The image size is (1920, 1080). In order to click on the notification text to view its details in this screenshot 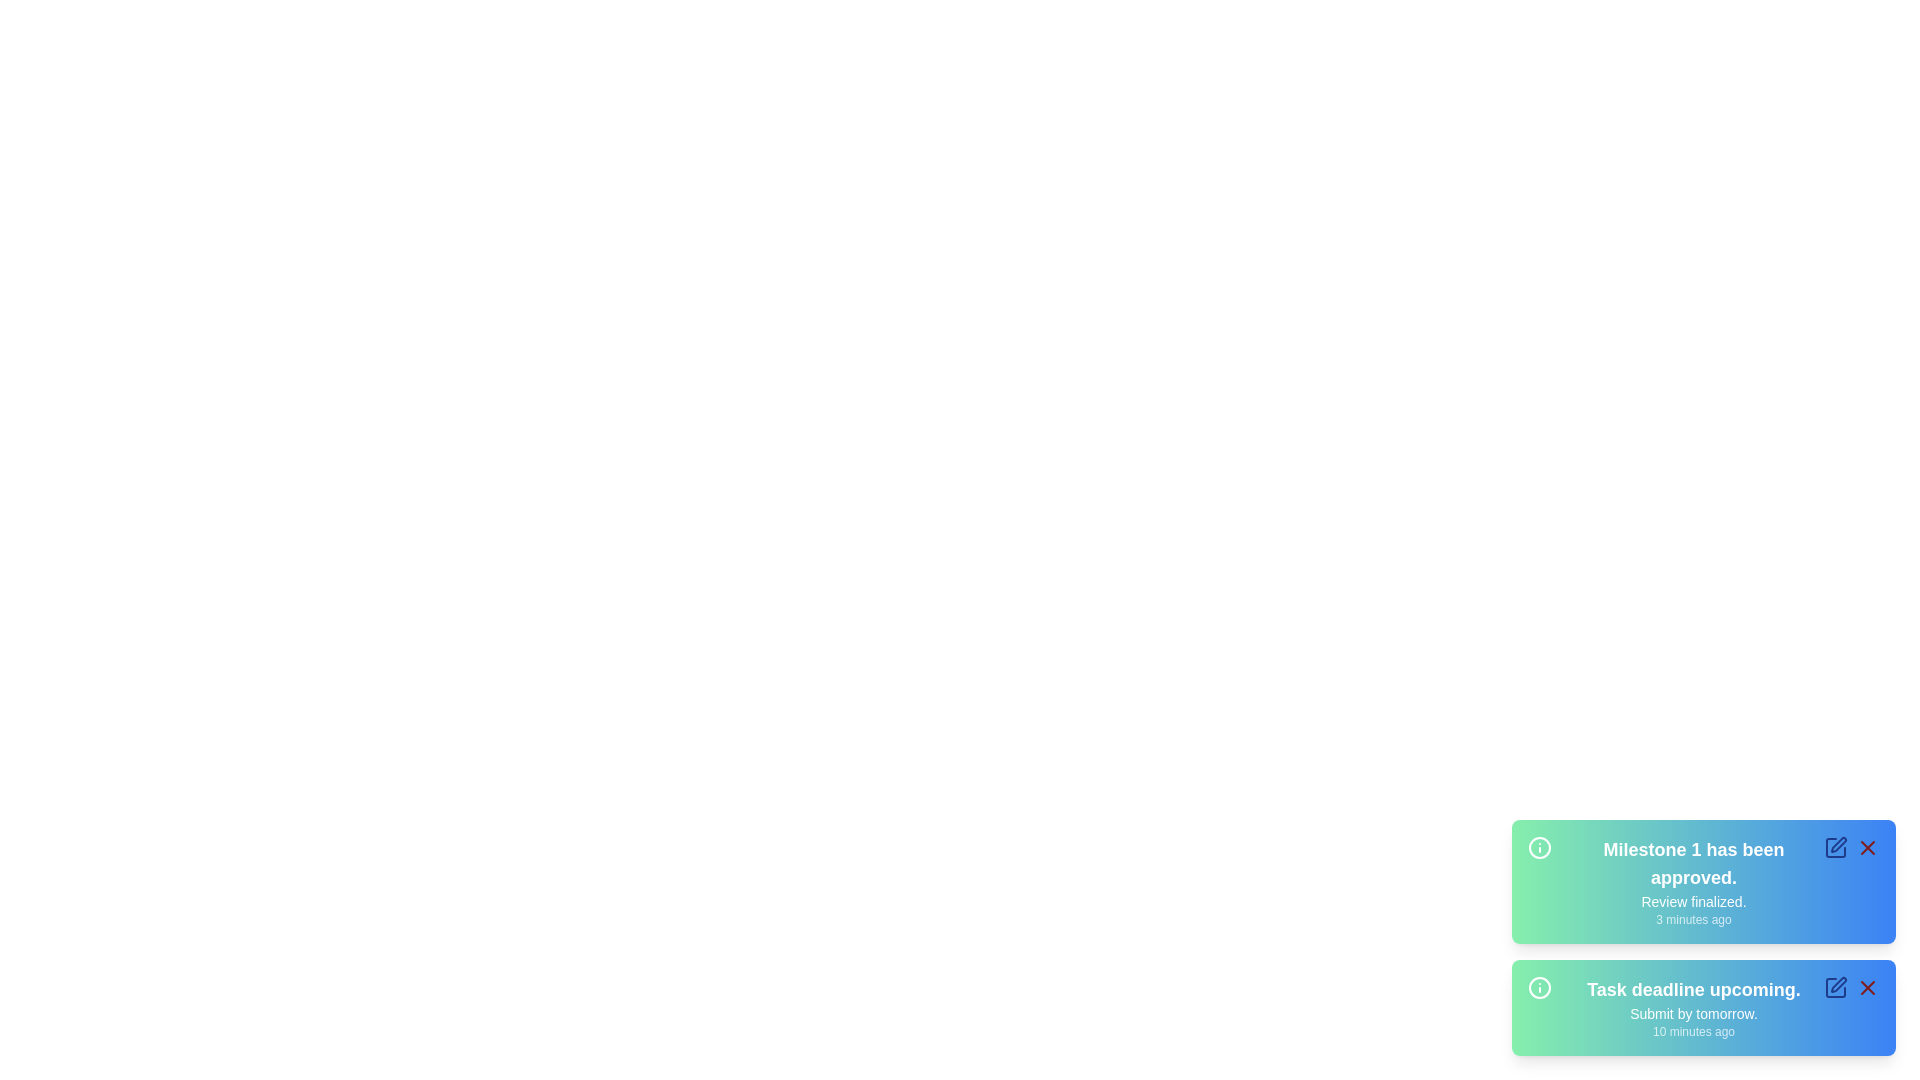, I will do `click(1693, 881)`.